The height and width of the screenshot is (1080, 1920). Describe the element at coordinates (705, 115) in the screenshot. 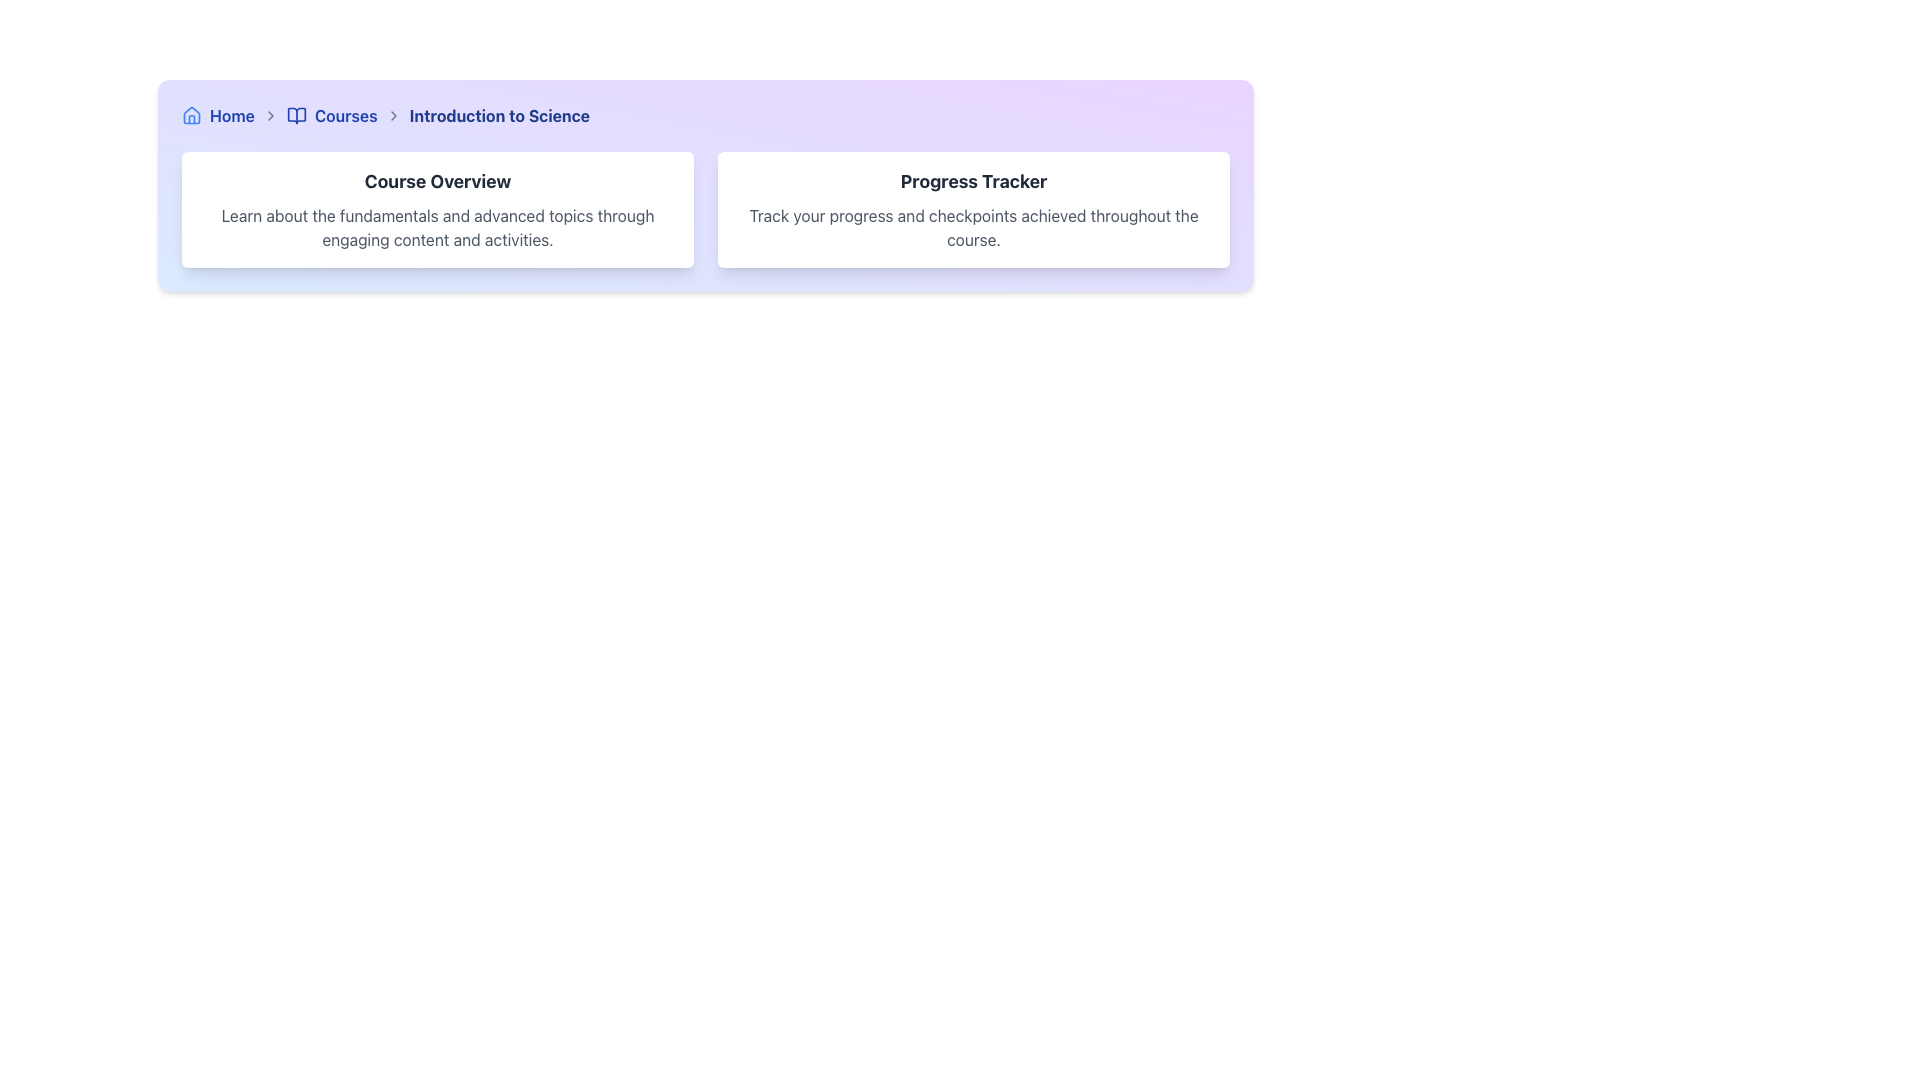

I see `the Breadcrumb Navigation Bar` at that location.